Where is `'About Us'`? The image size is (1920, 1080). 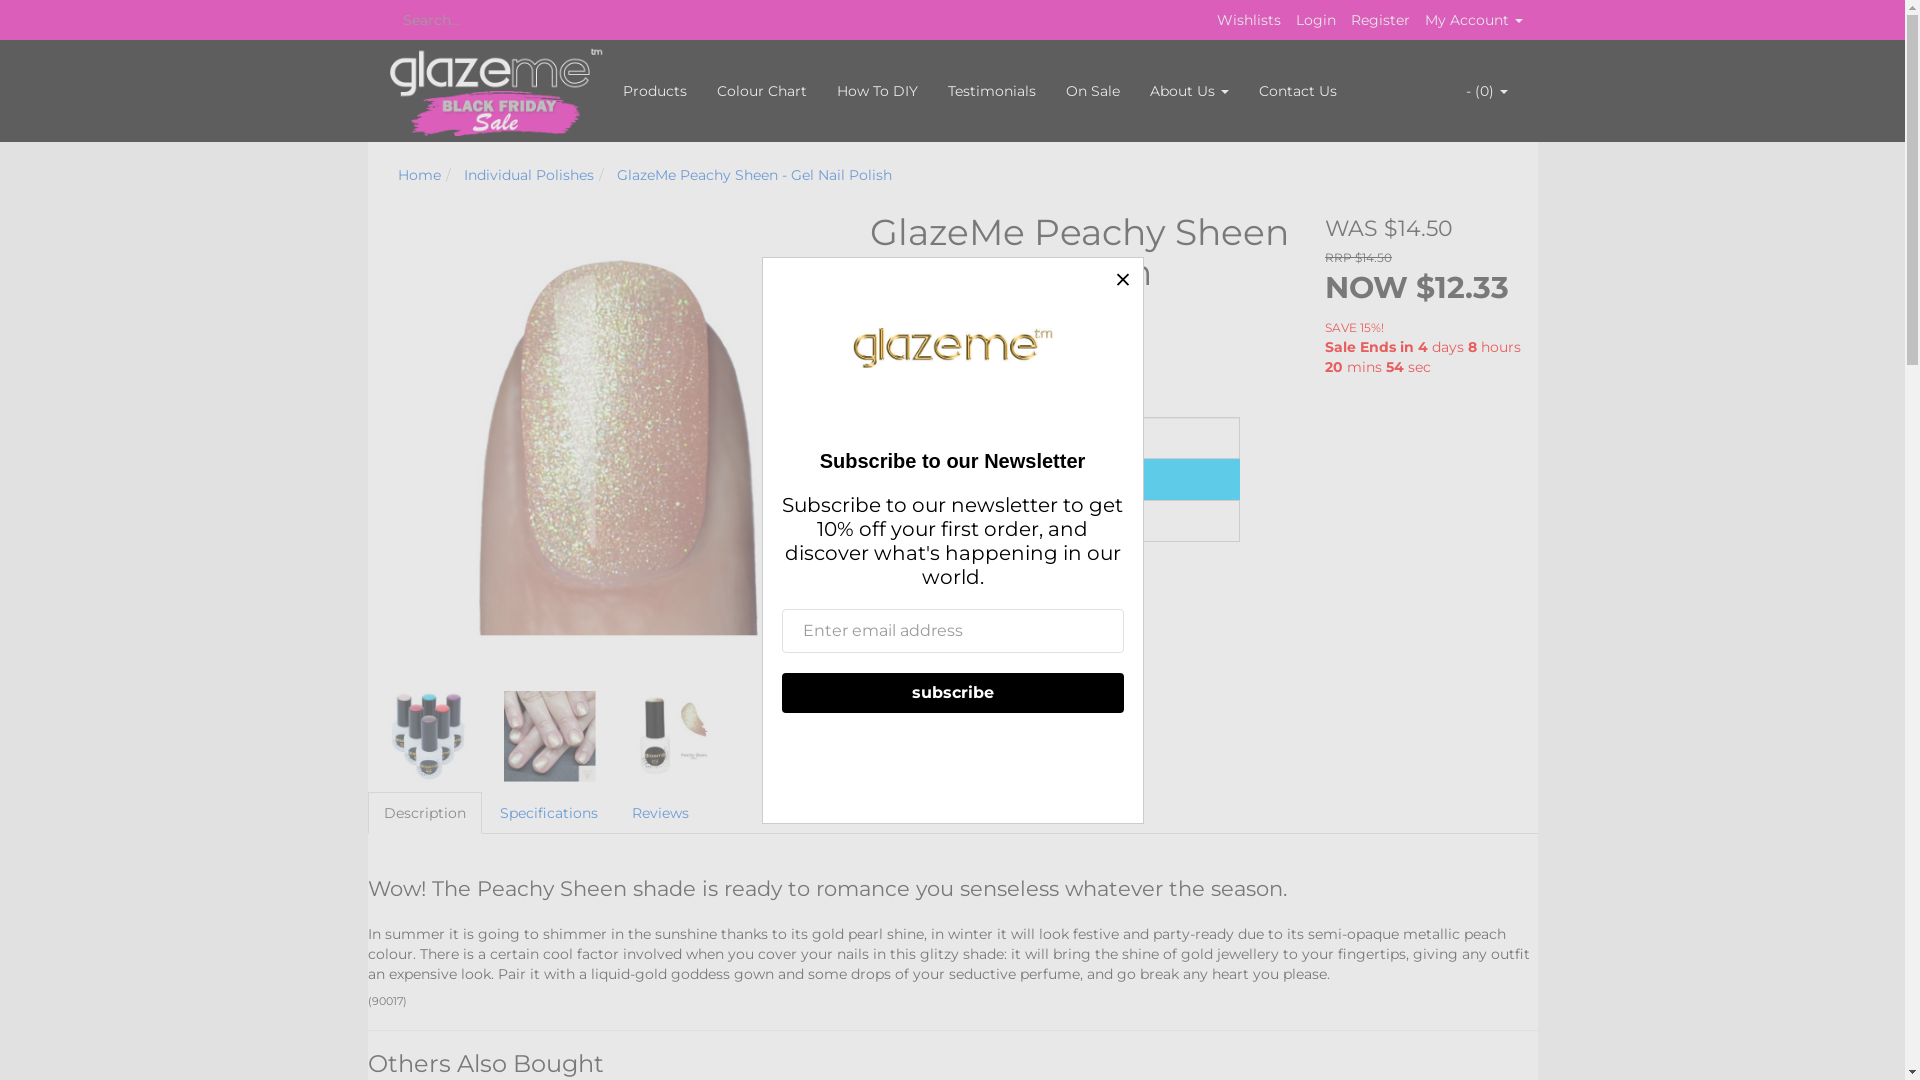
'About Us' is located at coordinates (1133, 91).